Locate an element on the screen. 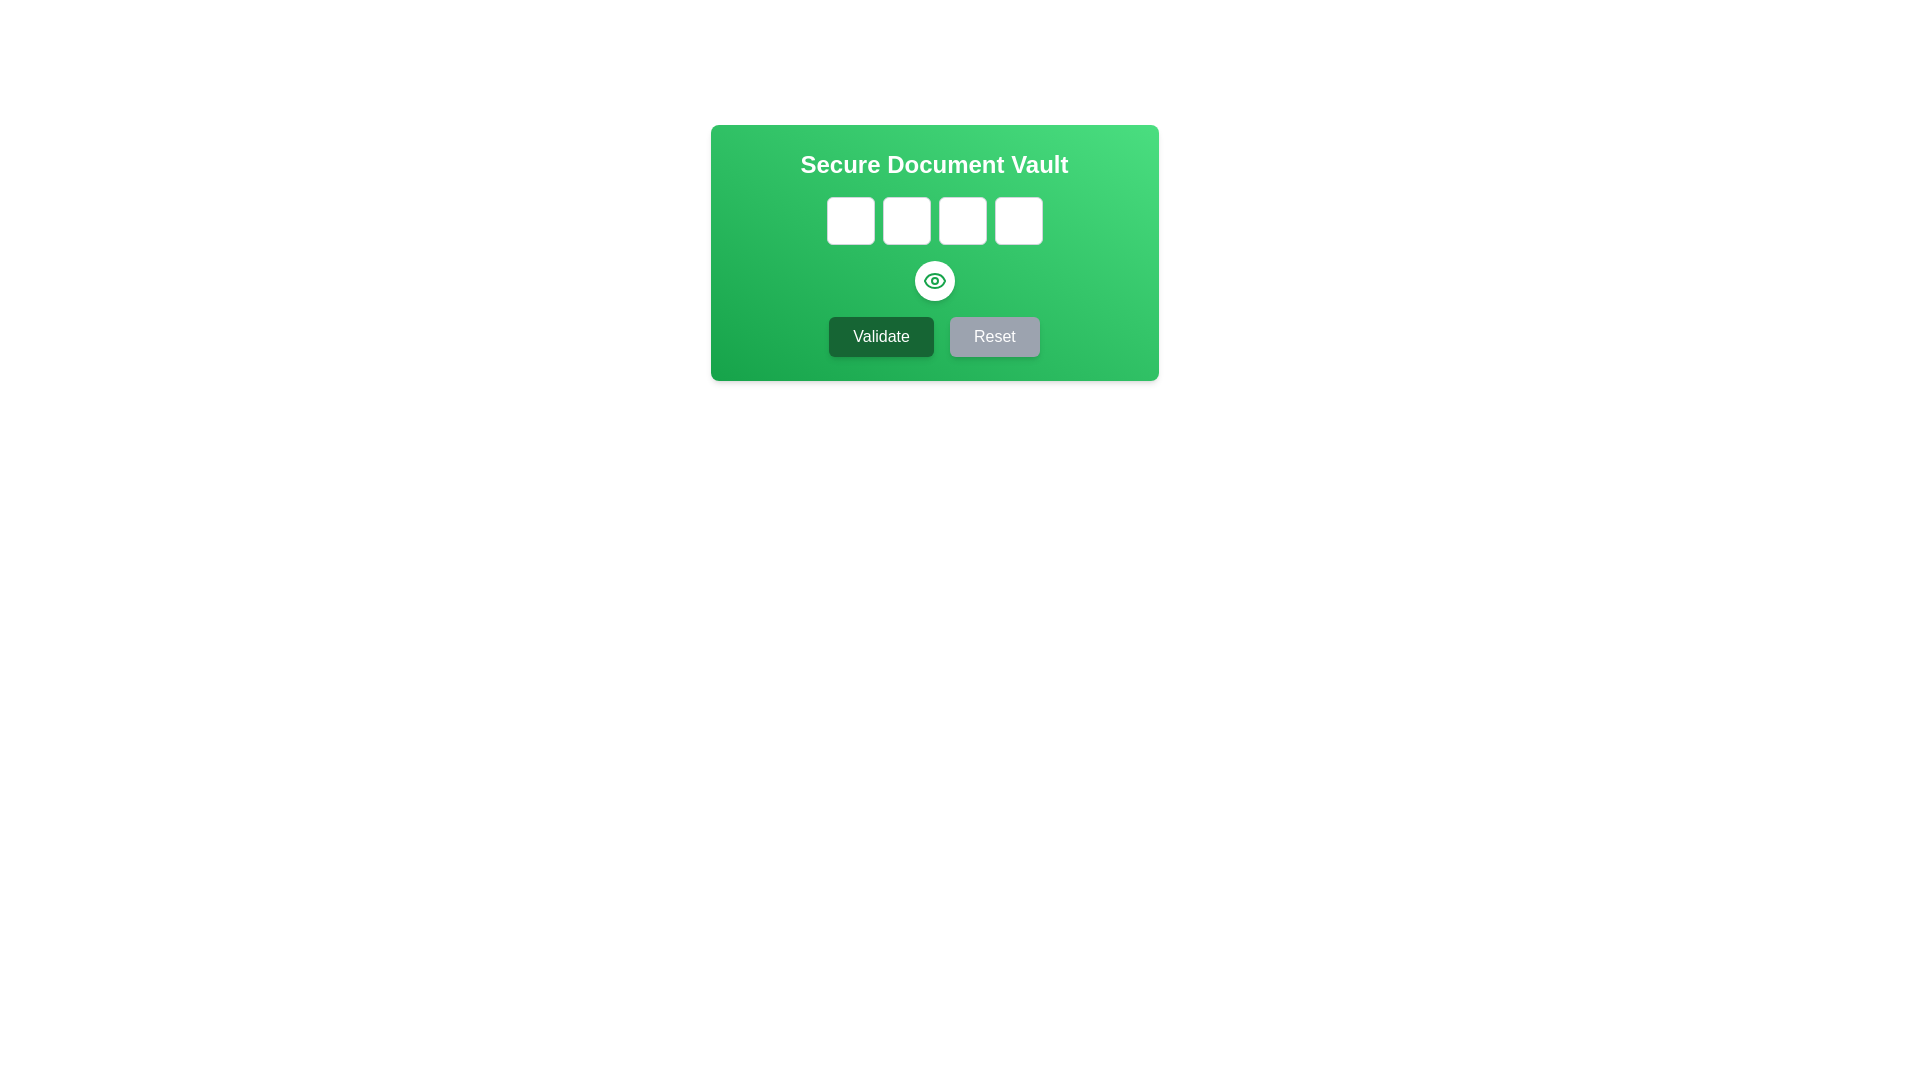 The image size is (1920, 1080). the eye-icon within the circular button is located at coordinates (933, 281).